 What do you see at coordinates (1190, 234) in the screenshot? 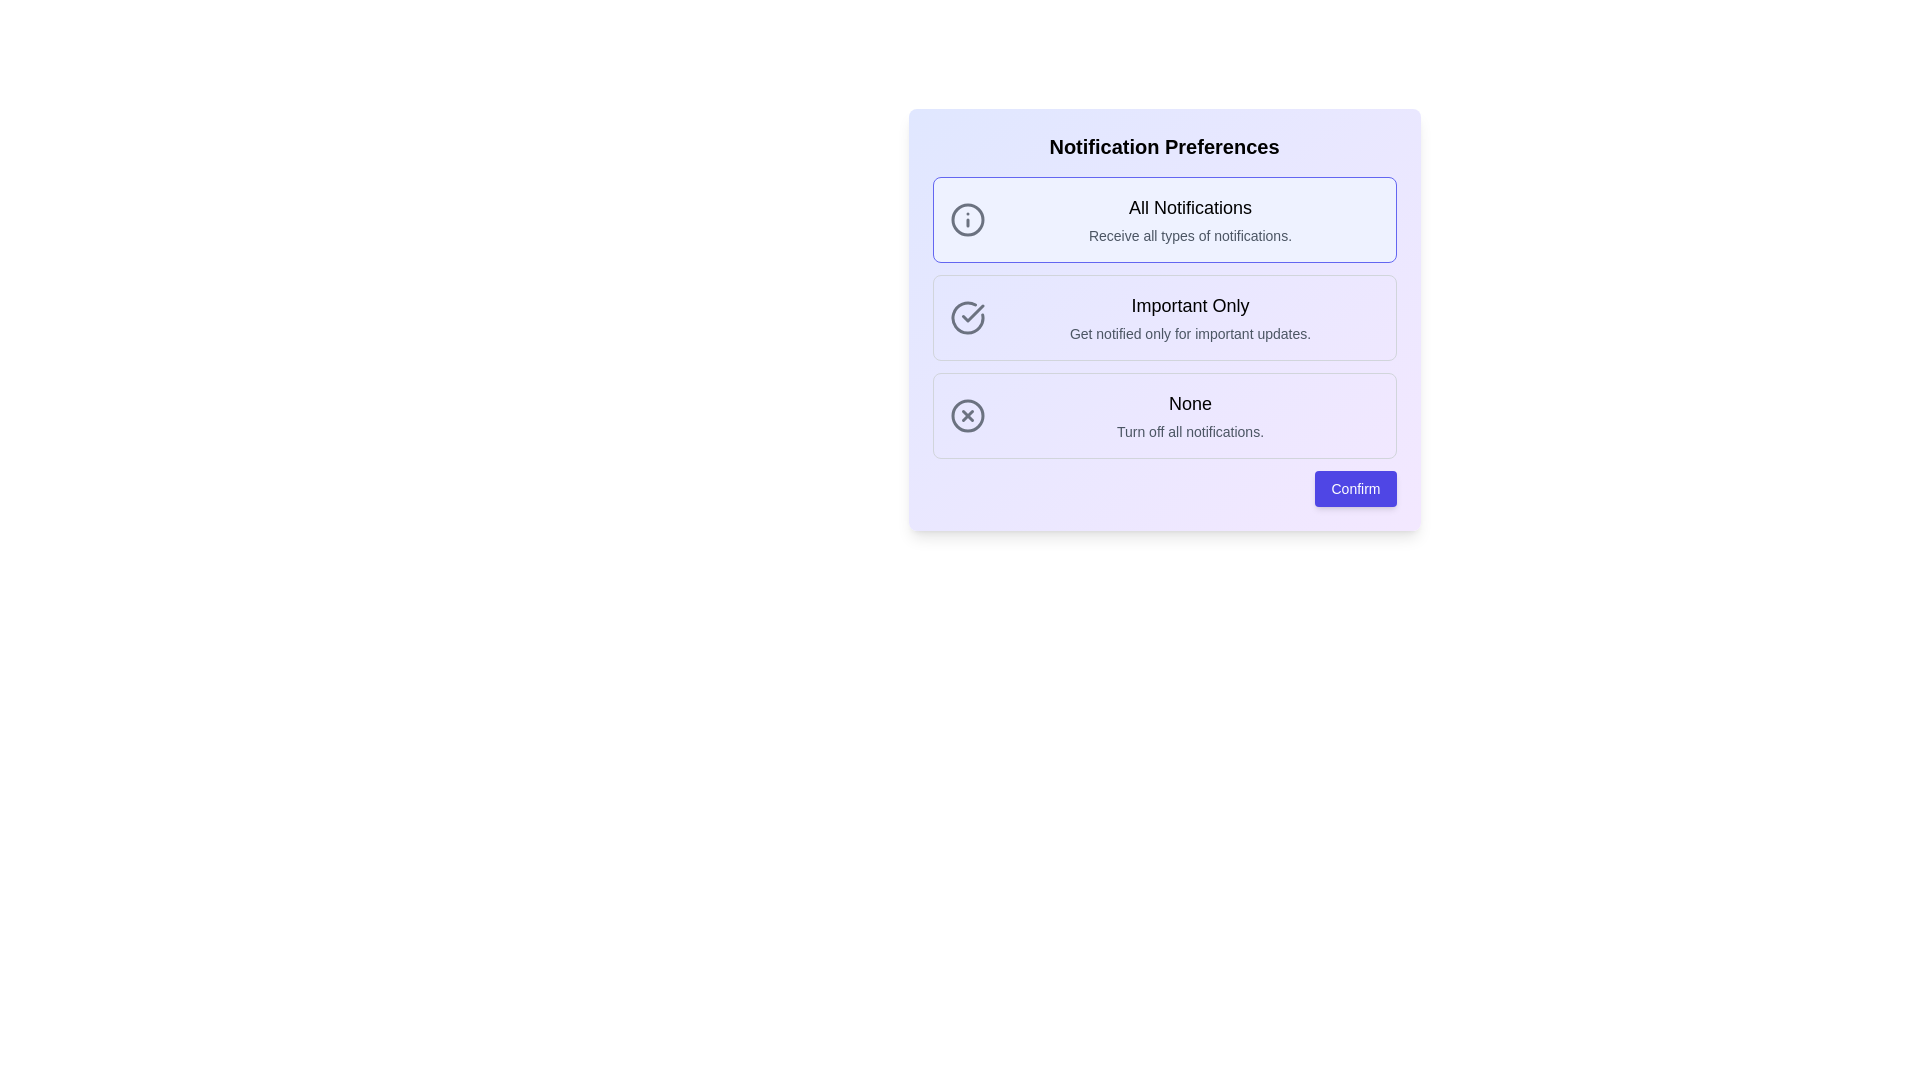
I see `the Text Label that reads 'Receive all types of notifications.' located below the title 'All Notifications' in the 'Notification Preferences' panel` at bounding box center [1190, 234].